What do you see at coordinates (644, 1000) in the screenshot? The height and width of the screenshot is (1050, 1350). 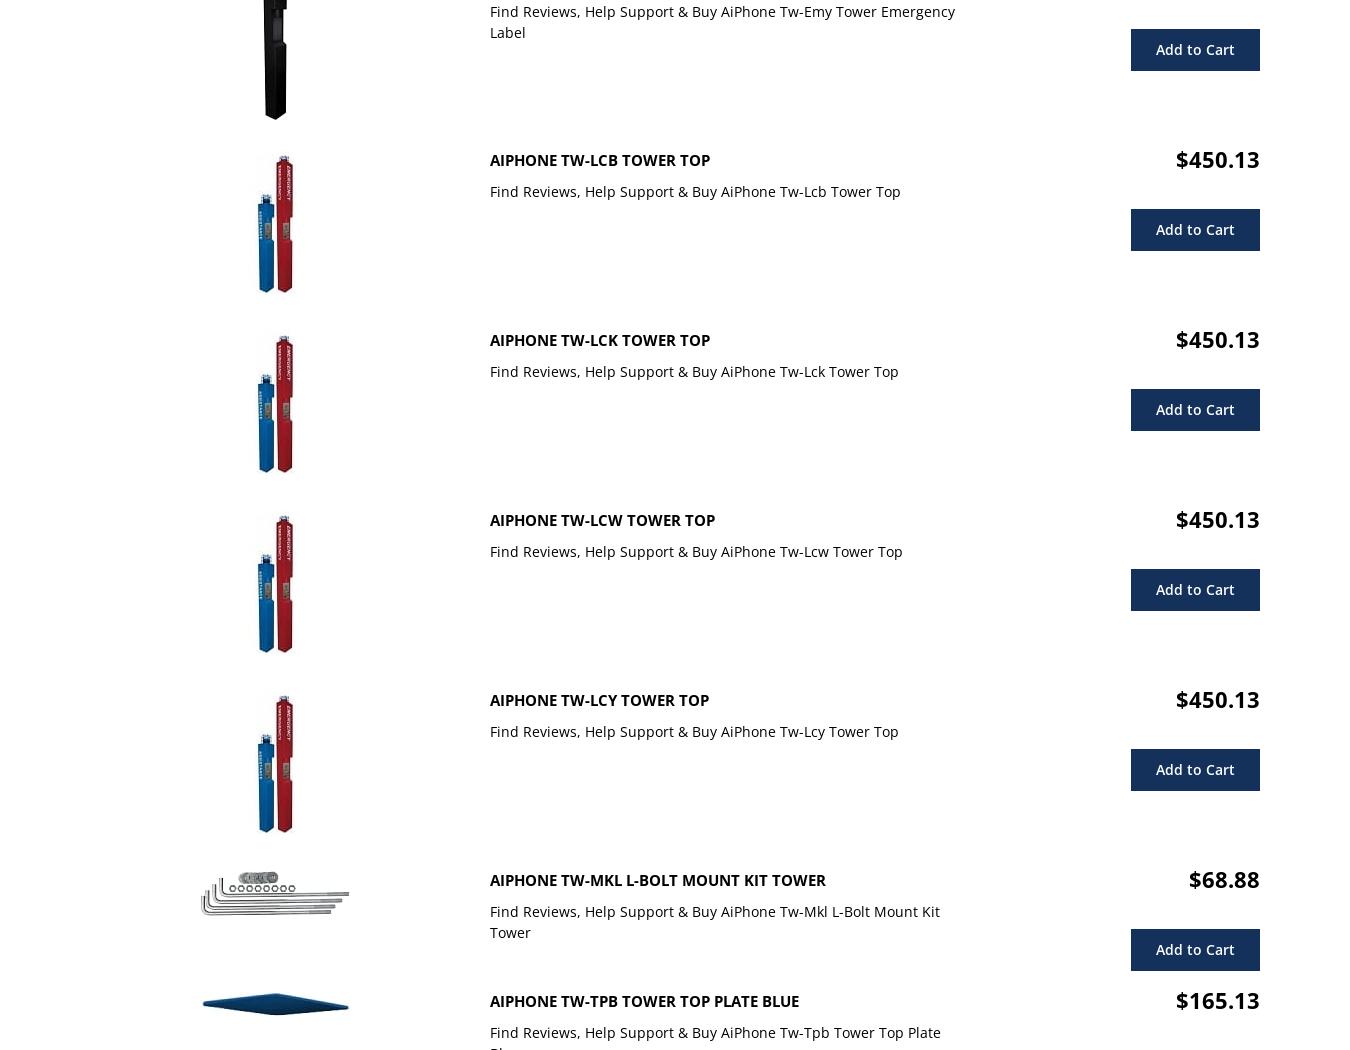 I see `'AiPhone Tw-Tpb Tower Top Plate Blue'` at bounding box center [644, 1000].